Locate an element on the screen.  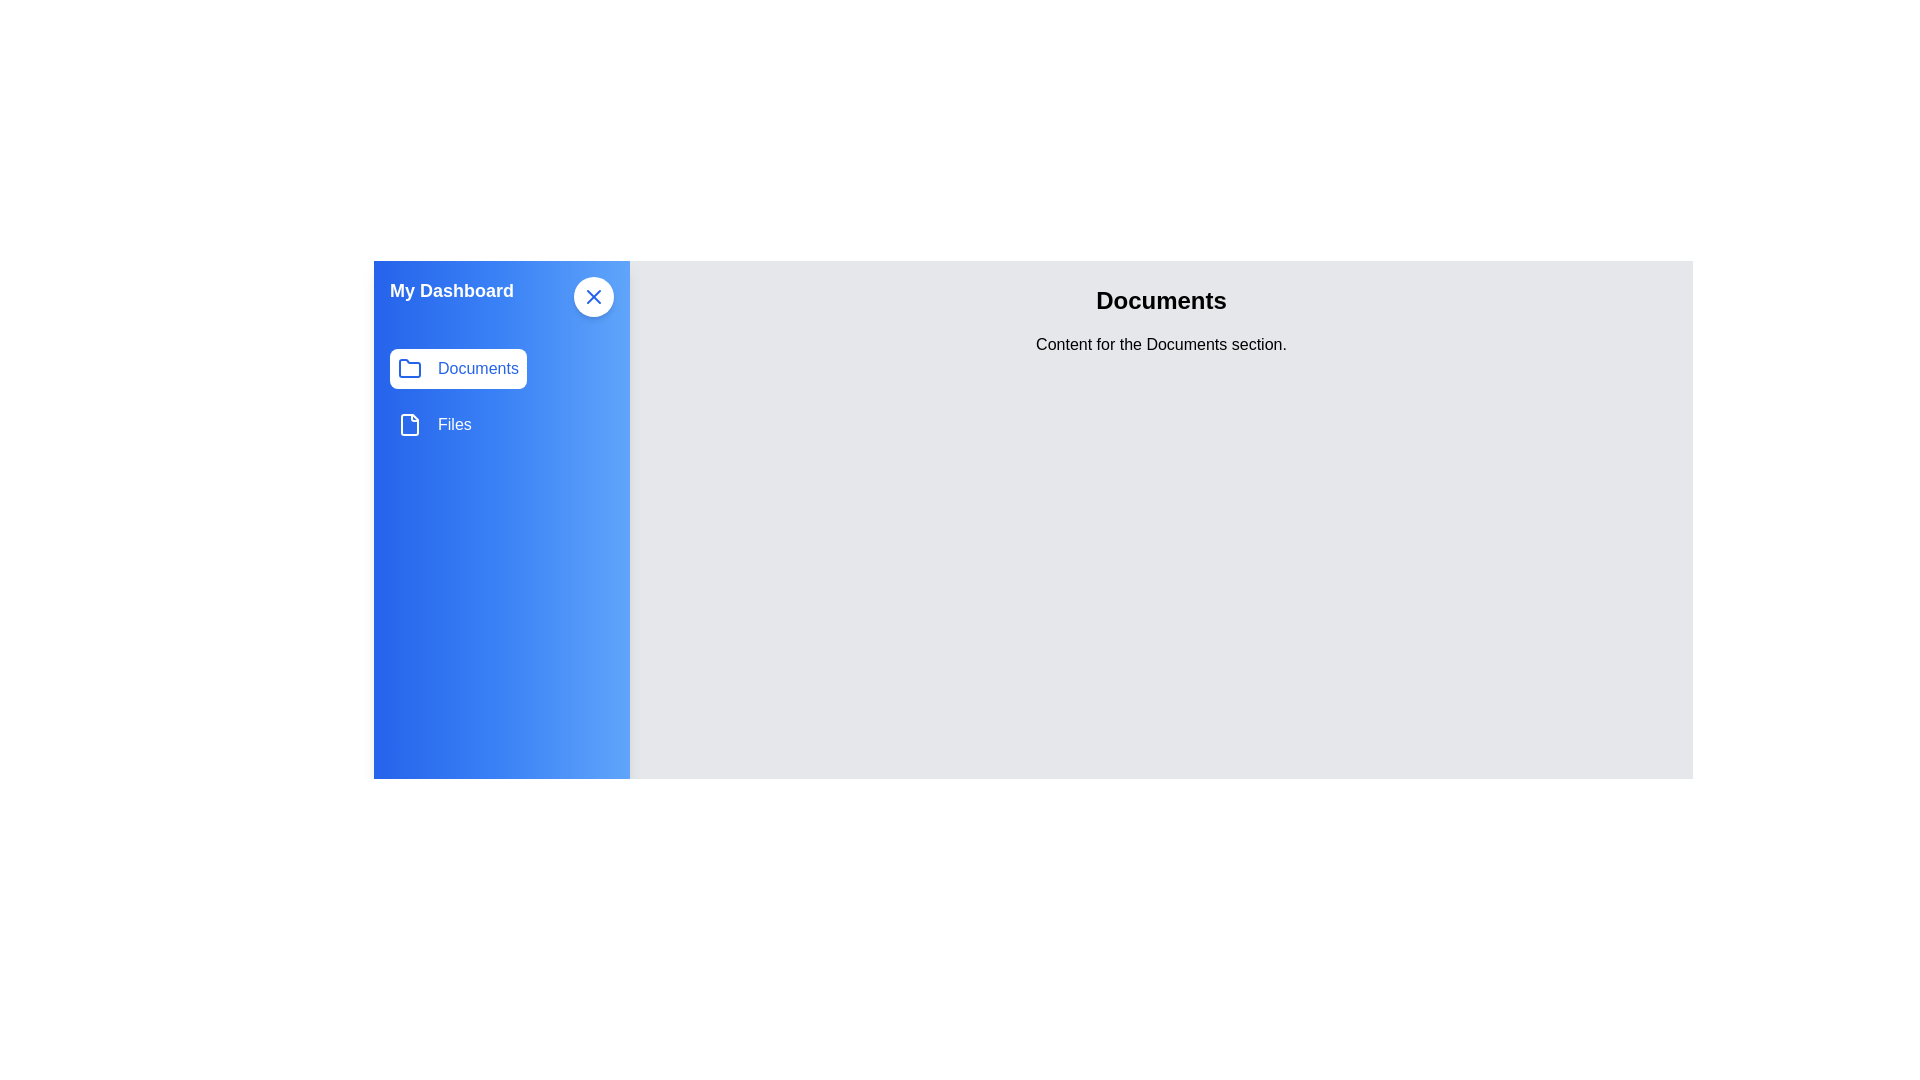
the tab labeled Files to switch to that section is located at coordinates (432, 423).